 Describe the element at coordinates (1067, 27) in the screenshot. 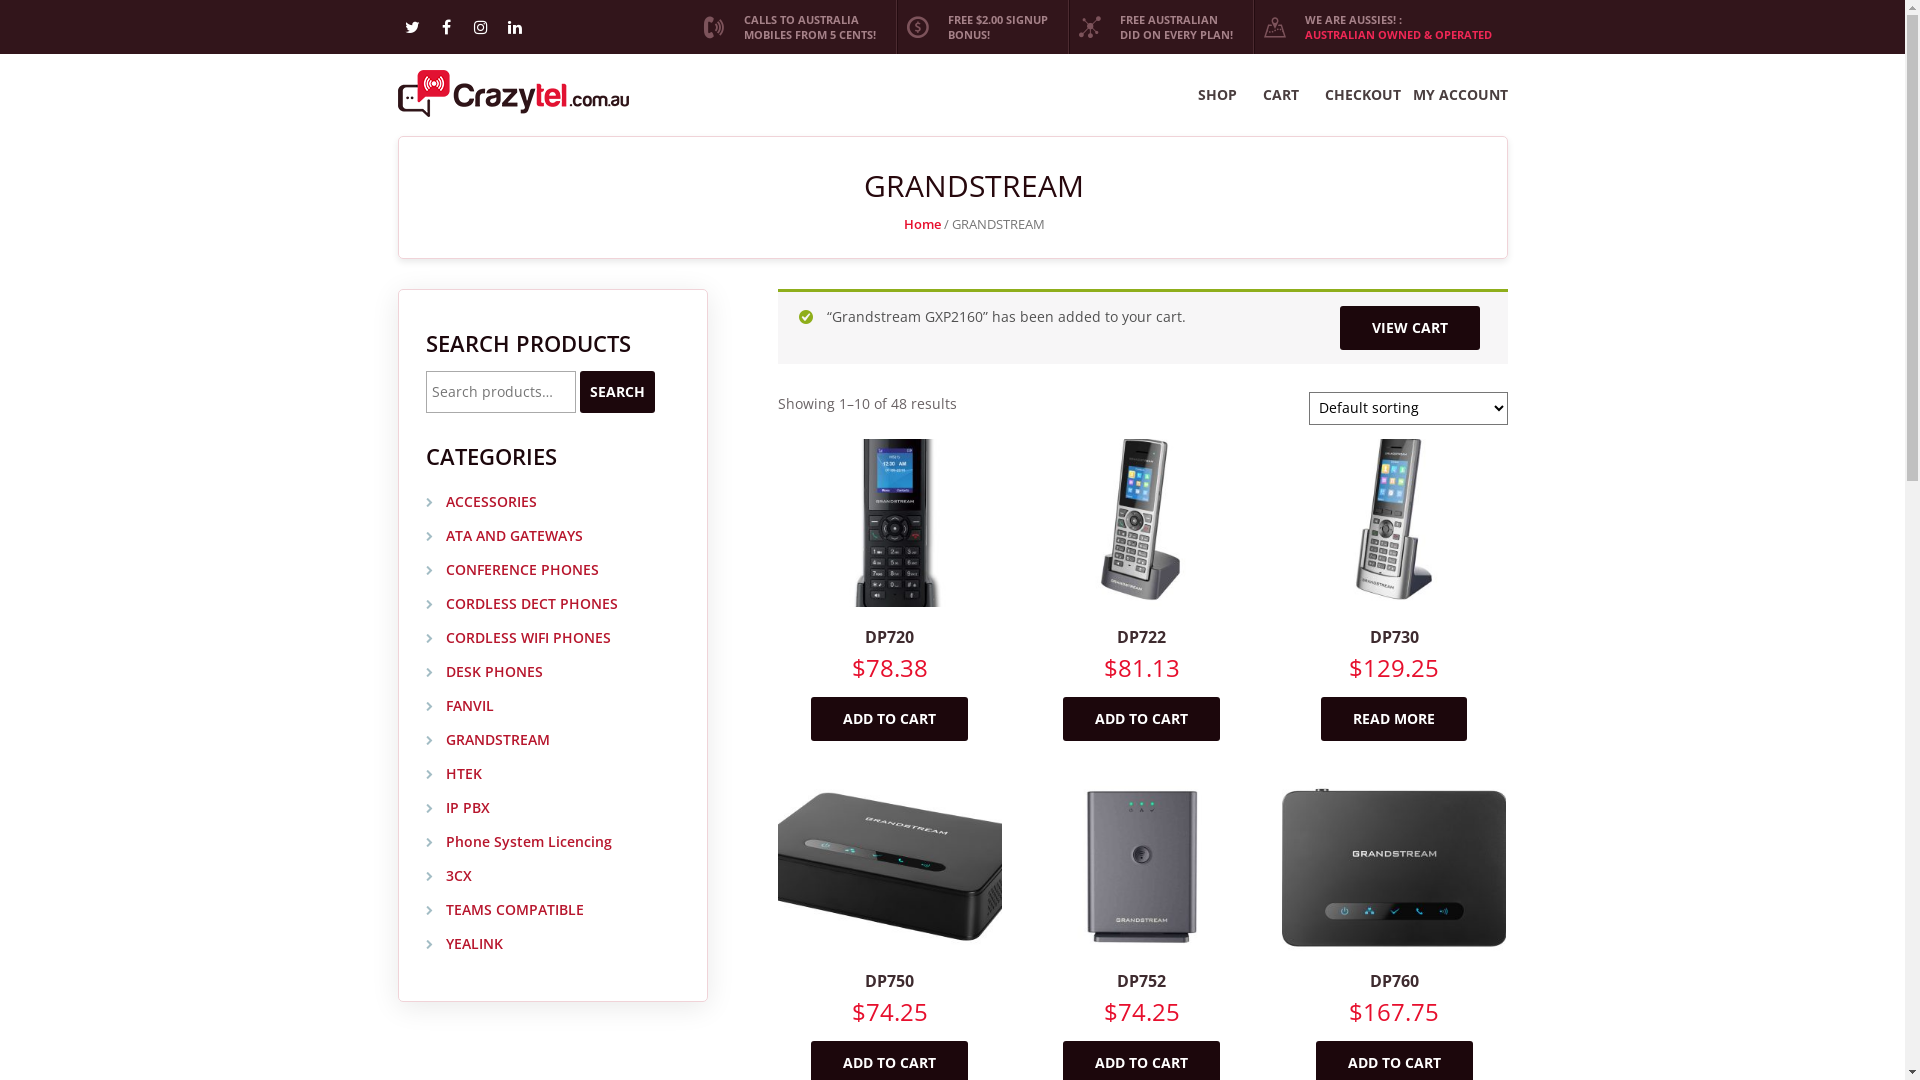

I see `'FREE AUSTRALIAN` at that location.